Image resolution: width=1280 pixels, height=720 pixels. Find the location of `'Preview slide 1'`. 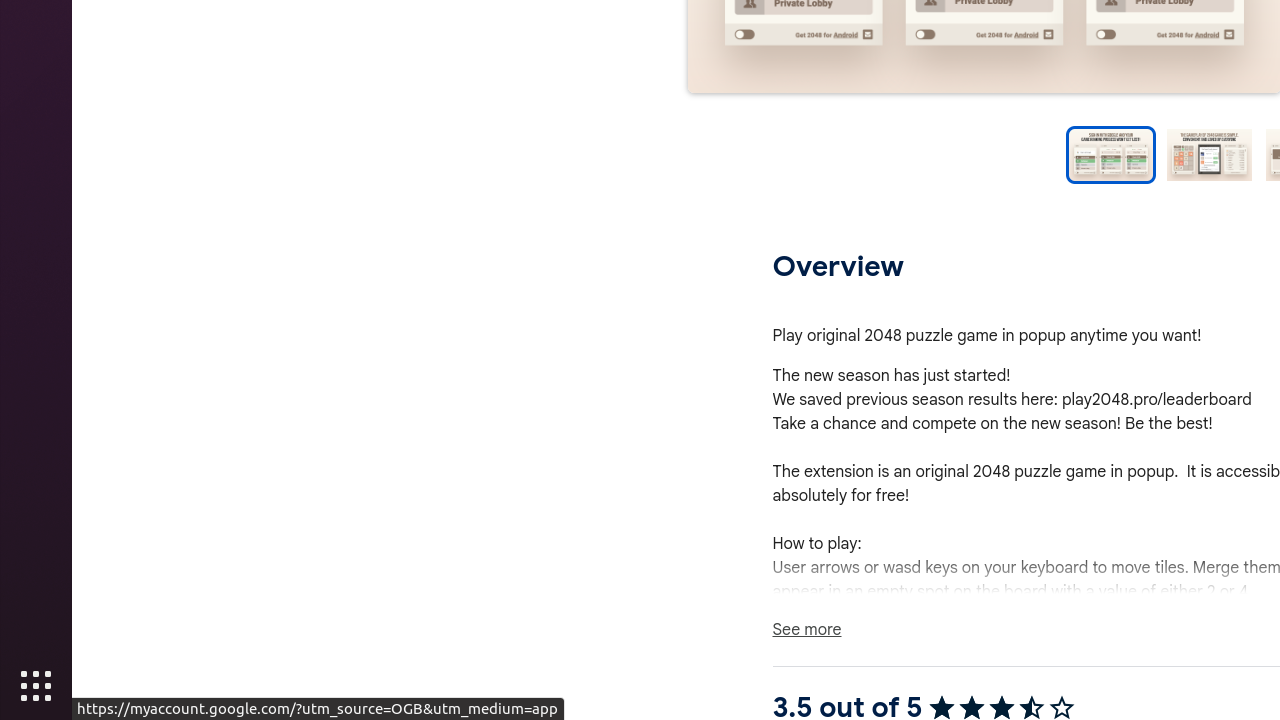

'Preview slide 1' is located at coordinates (1109, 154).